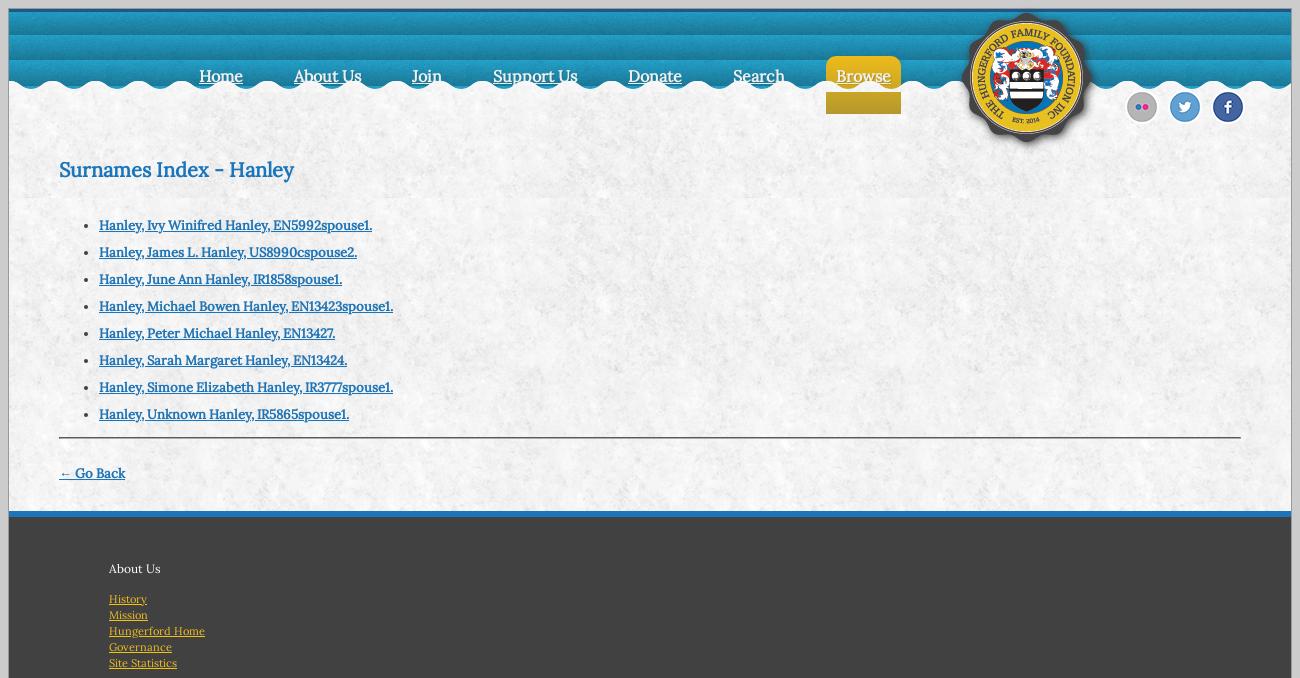 The width and height of the screenshot is (1300, 678). What do you see at coordinates (133, 566) in the screenshot?
I see `'About Us'` at bounding box center [133, 566].